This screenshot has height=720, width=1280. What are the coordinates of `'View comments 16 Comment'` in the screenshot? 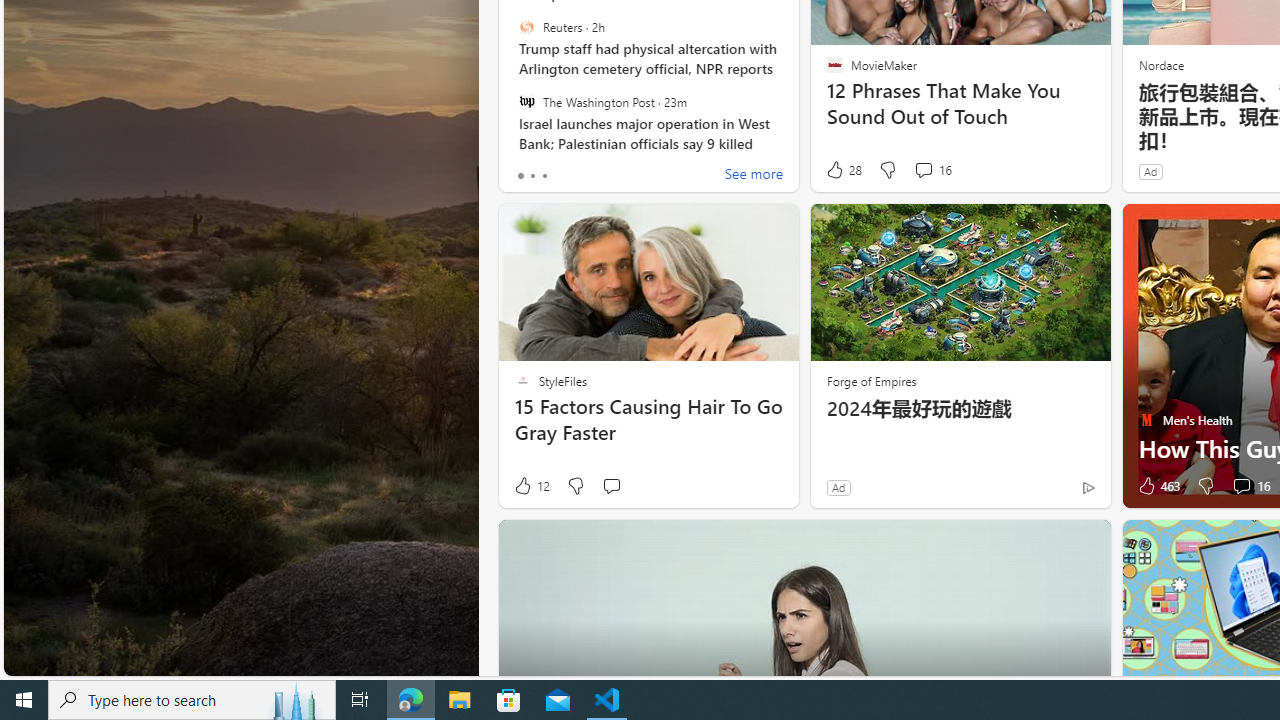 It's located at (1240, 486).